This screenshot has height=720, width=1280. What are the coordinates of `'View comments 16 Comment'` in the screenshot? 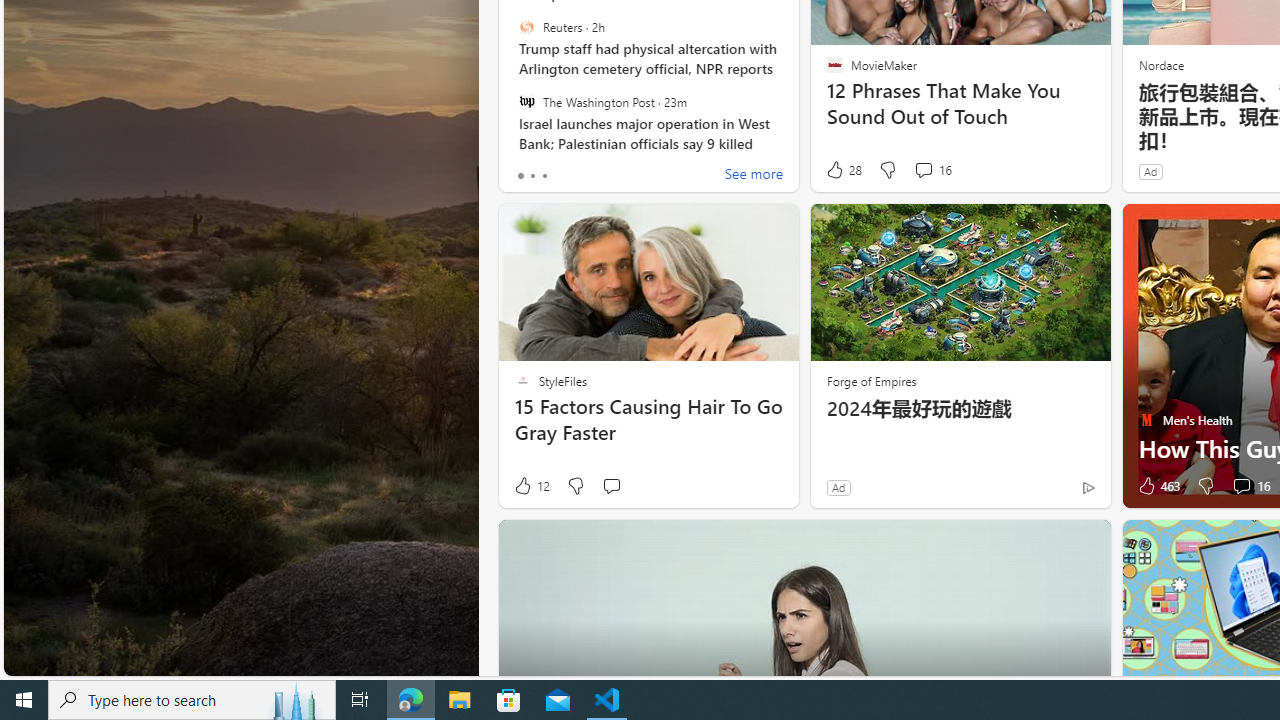 It's located at (1240, 486).